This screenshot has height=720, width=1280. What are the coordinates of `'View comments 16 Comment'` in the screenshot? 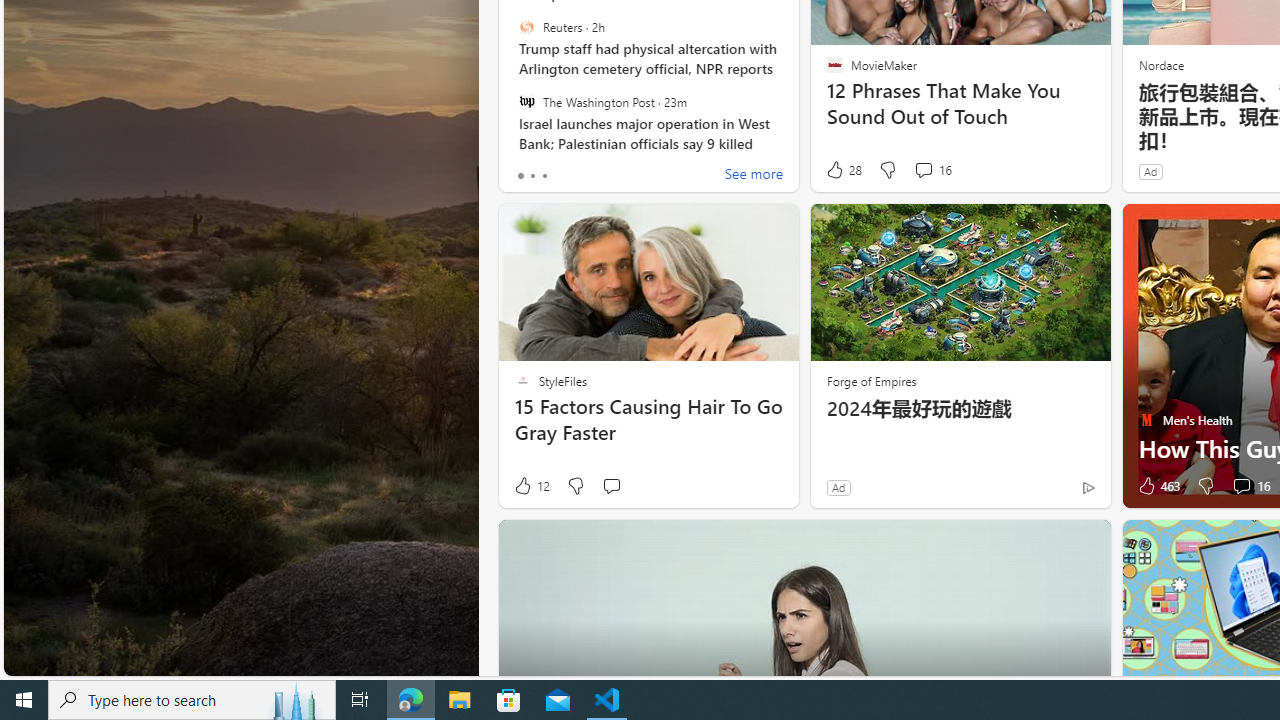 It's located at (1240, 486).